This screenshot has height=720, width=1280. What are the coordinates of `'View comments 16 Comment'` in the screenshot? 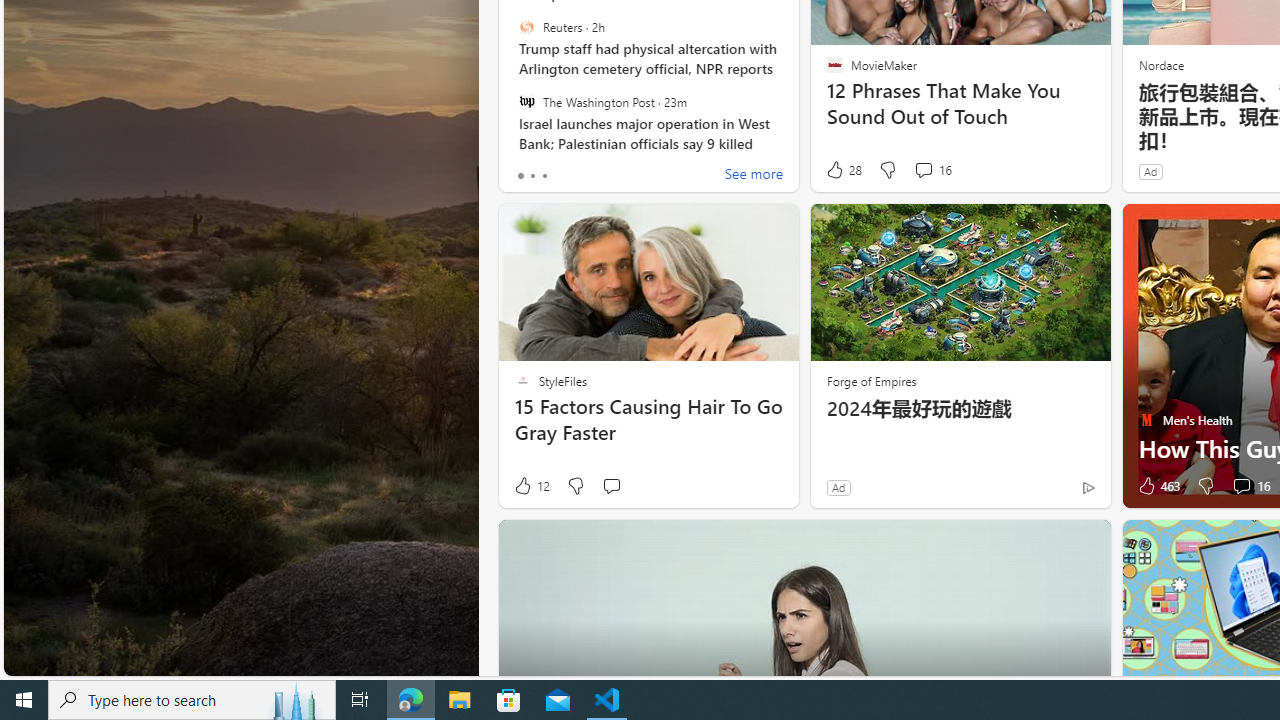 It's located at (1240, 486).